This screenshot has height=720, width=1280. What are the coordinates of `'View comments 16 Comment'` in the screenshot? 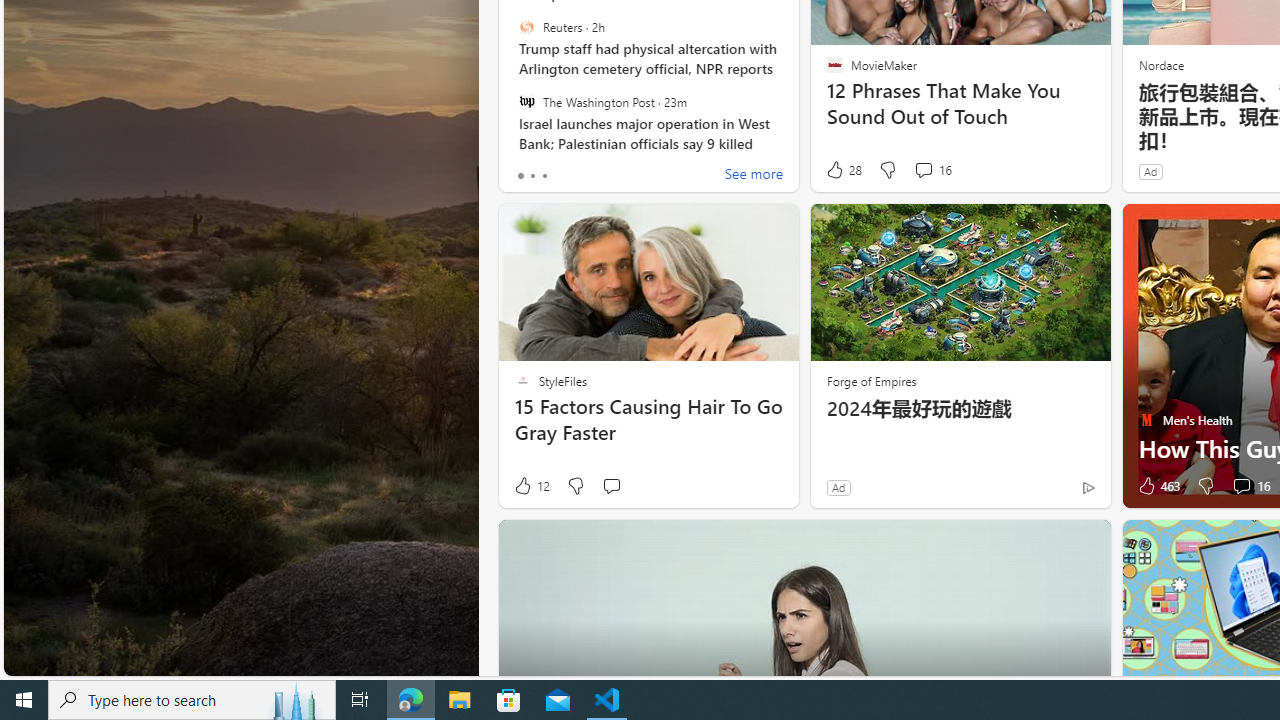 It's located at (1240, 486).